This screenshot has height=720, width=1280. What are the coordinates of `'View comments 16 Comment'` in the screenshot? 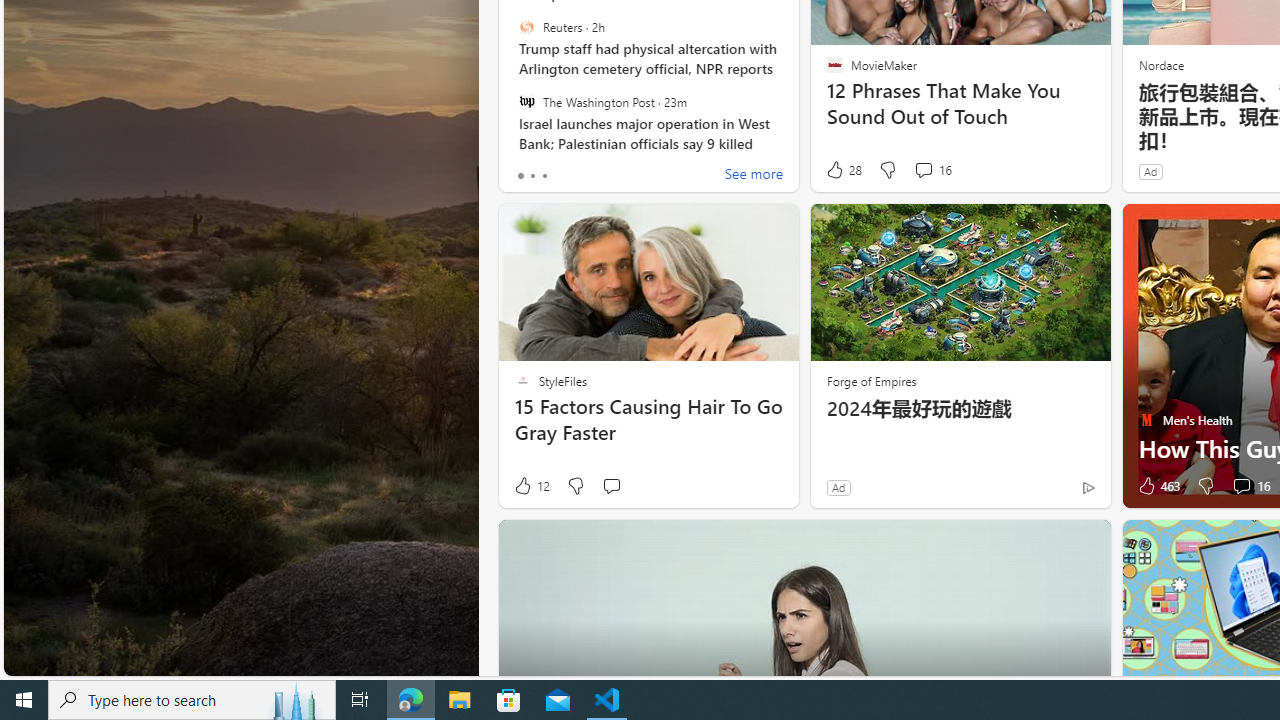 It's located at (1240, 486).